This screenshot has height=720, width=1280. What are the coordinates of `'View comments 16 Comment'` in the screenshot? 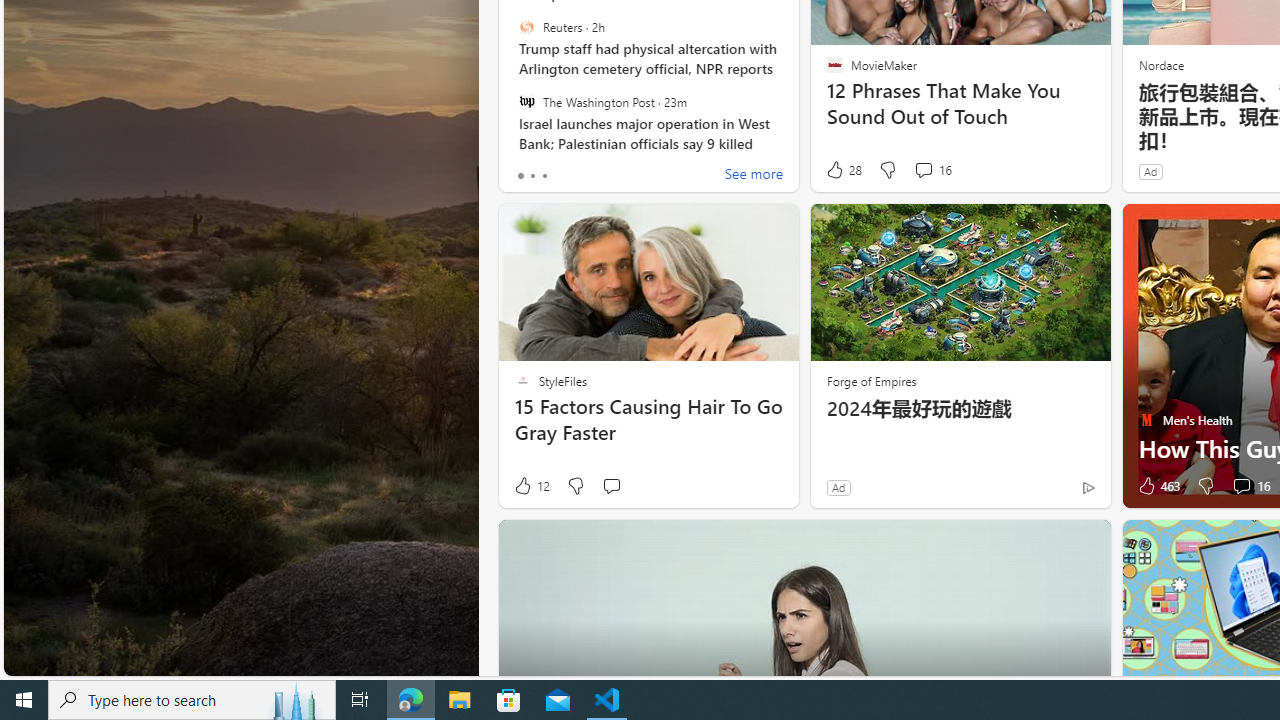 It's located at (1240, 486).